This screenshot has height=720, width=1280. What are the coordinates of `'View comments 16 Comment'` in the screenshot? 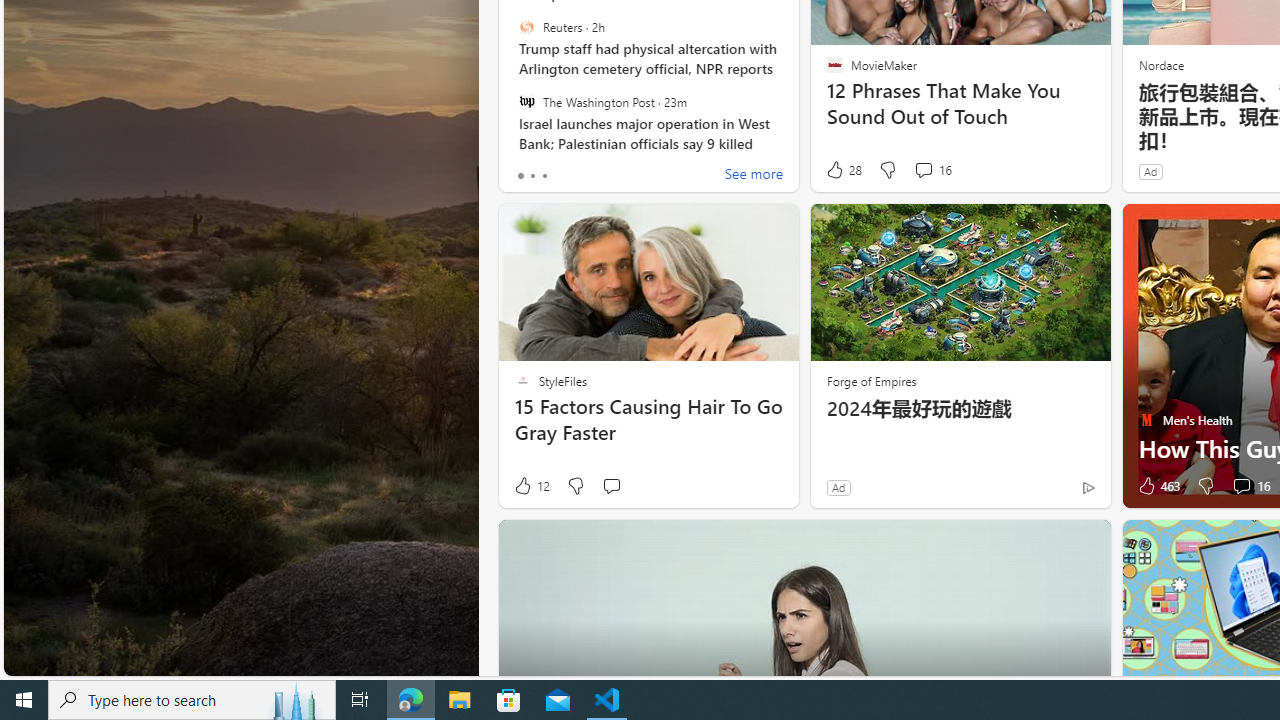 It's located at (1240, 486).